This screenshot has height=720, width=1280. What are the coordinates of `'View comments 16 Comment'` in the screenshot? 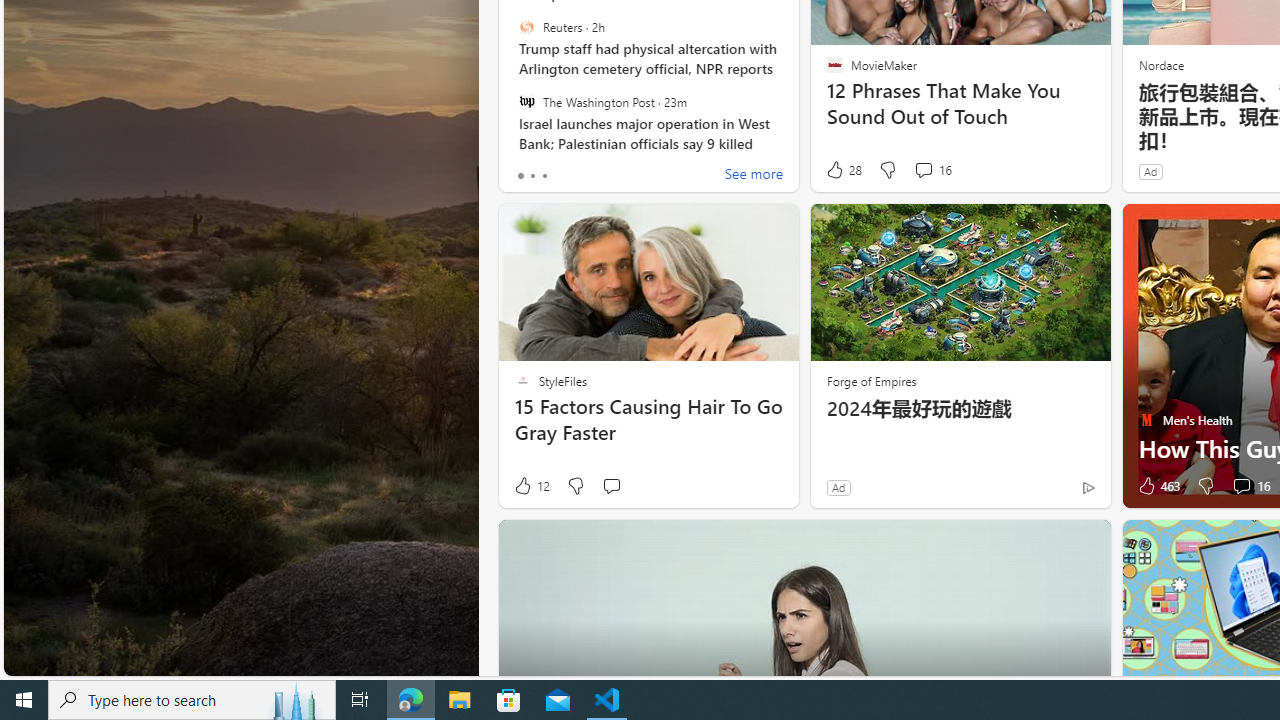 It's located at (1240, 486).